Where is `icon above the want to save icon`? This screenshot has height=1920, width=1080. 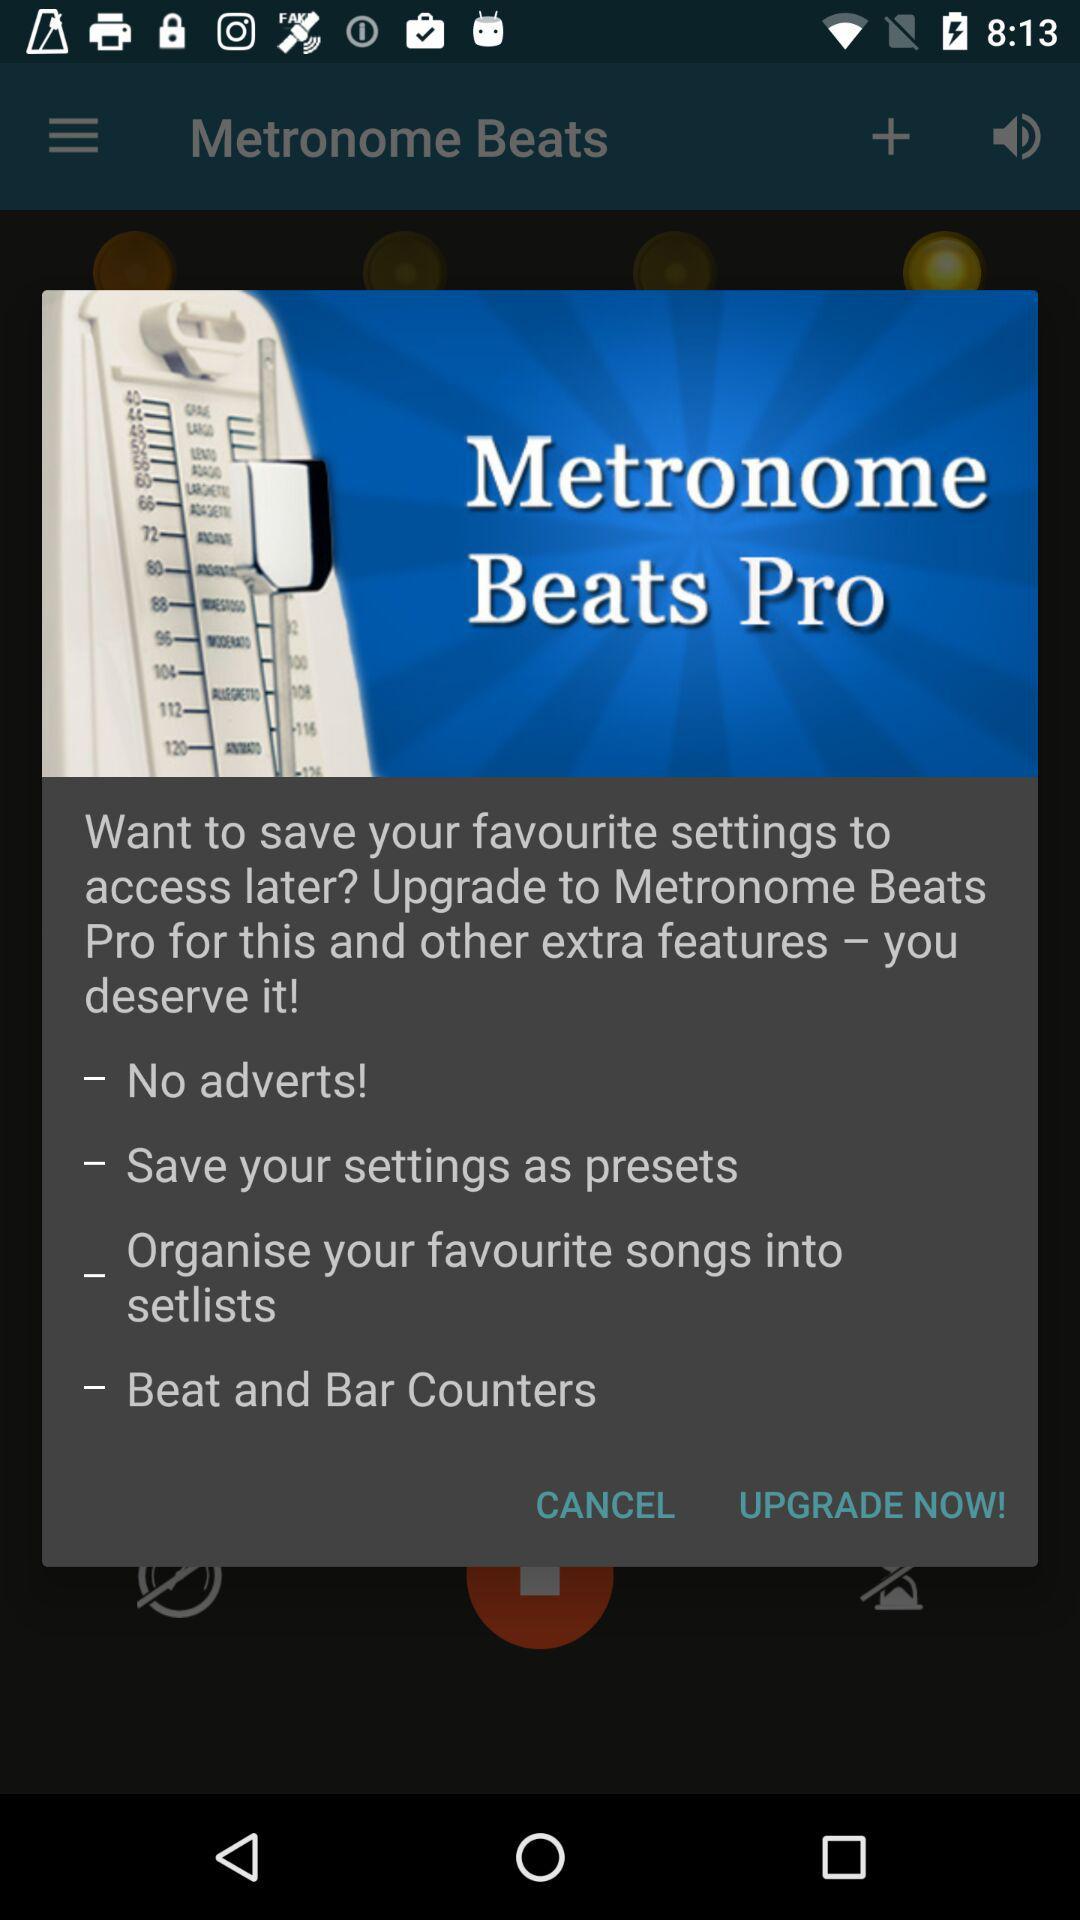
icon above the want to save icon is located at coordinates (540, 533).